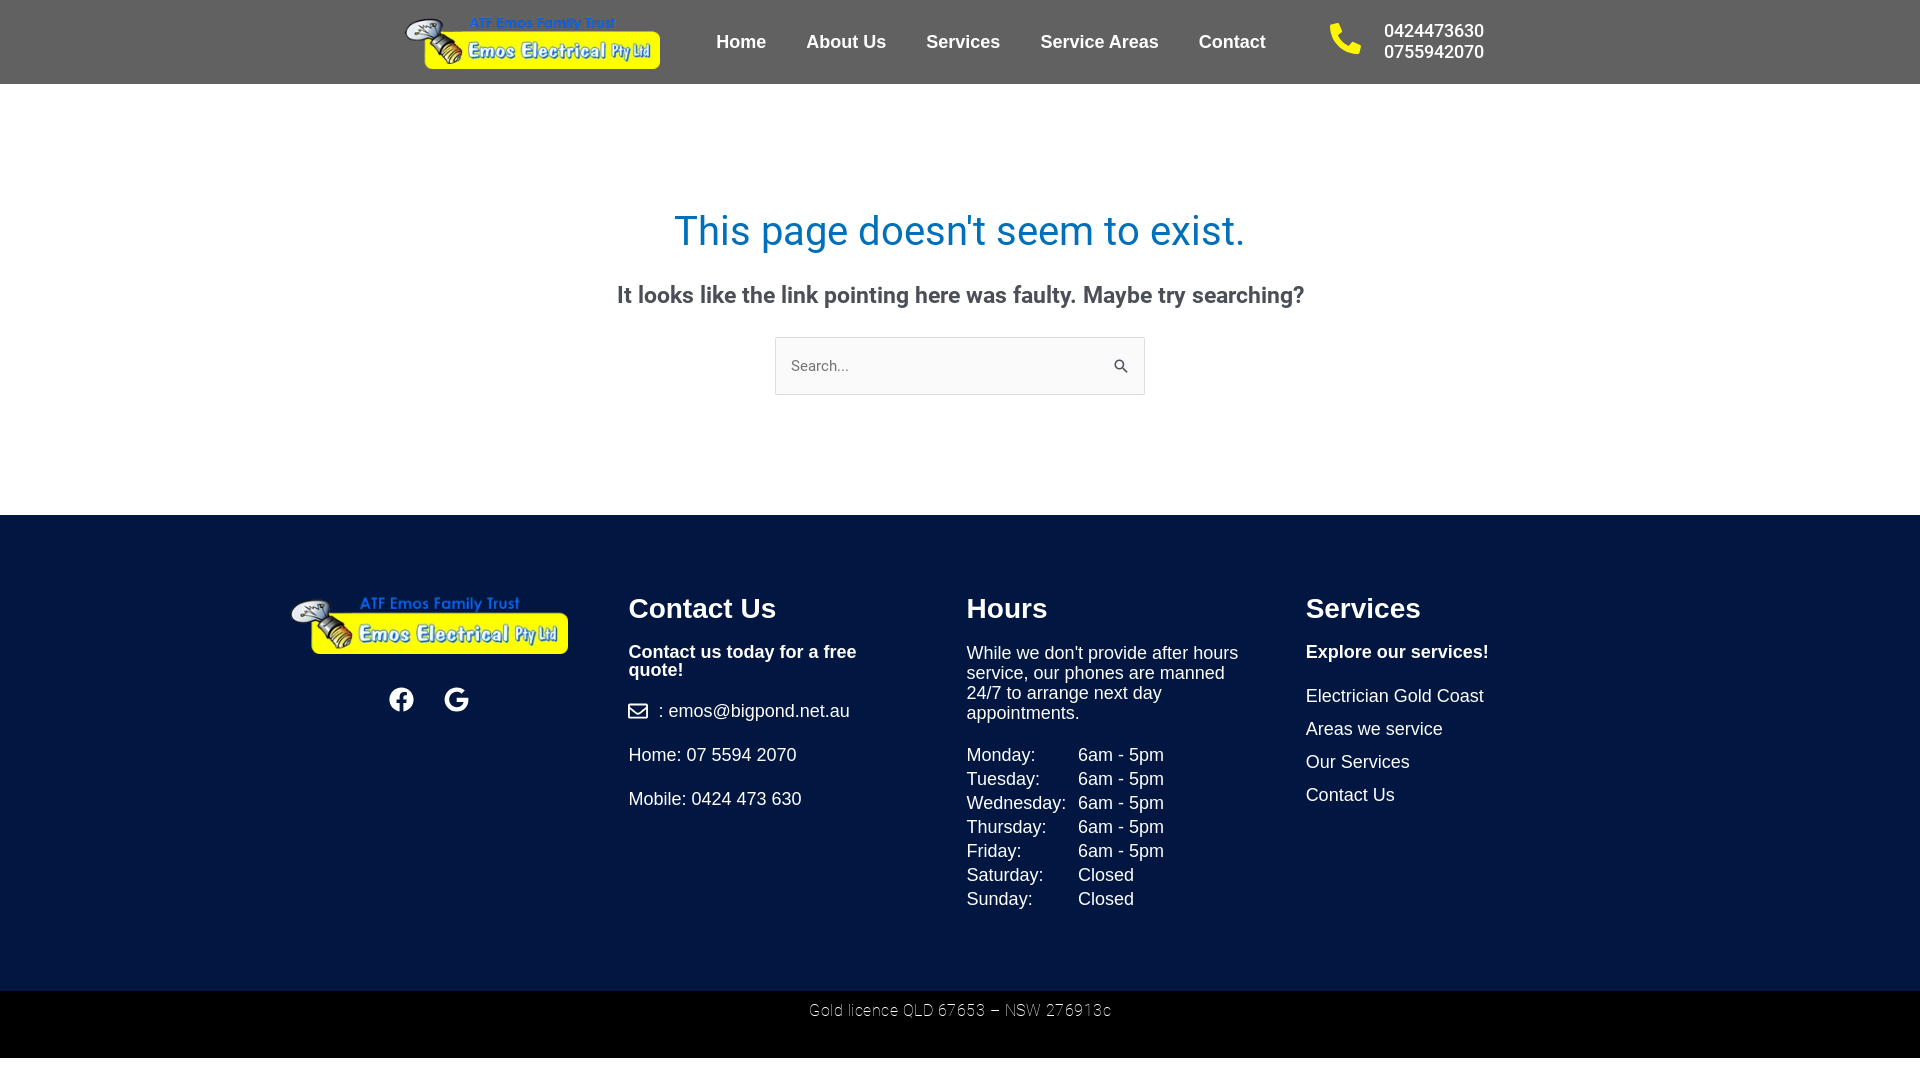 Image resolution: width=1920 pixels, height=1080 pixels. What do you see at coordinates (455, 697) in the screenshot?
I see `'Google'` at bounding box center [455, 697].